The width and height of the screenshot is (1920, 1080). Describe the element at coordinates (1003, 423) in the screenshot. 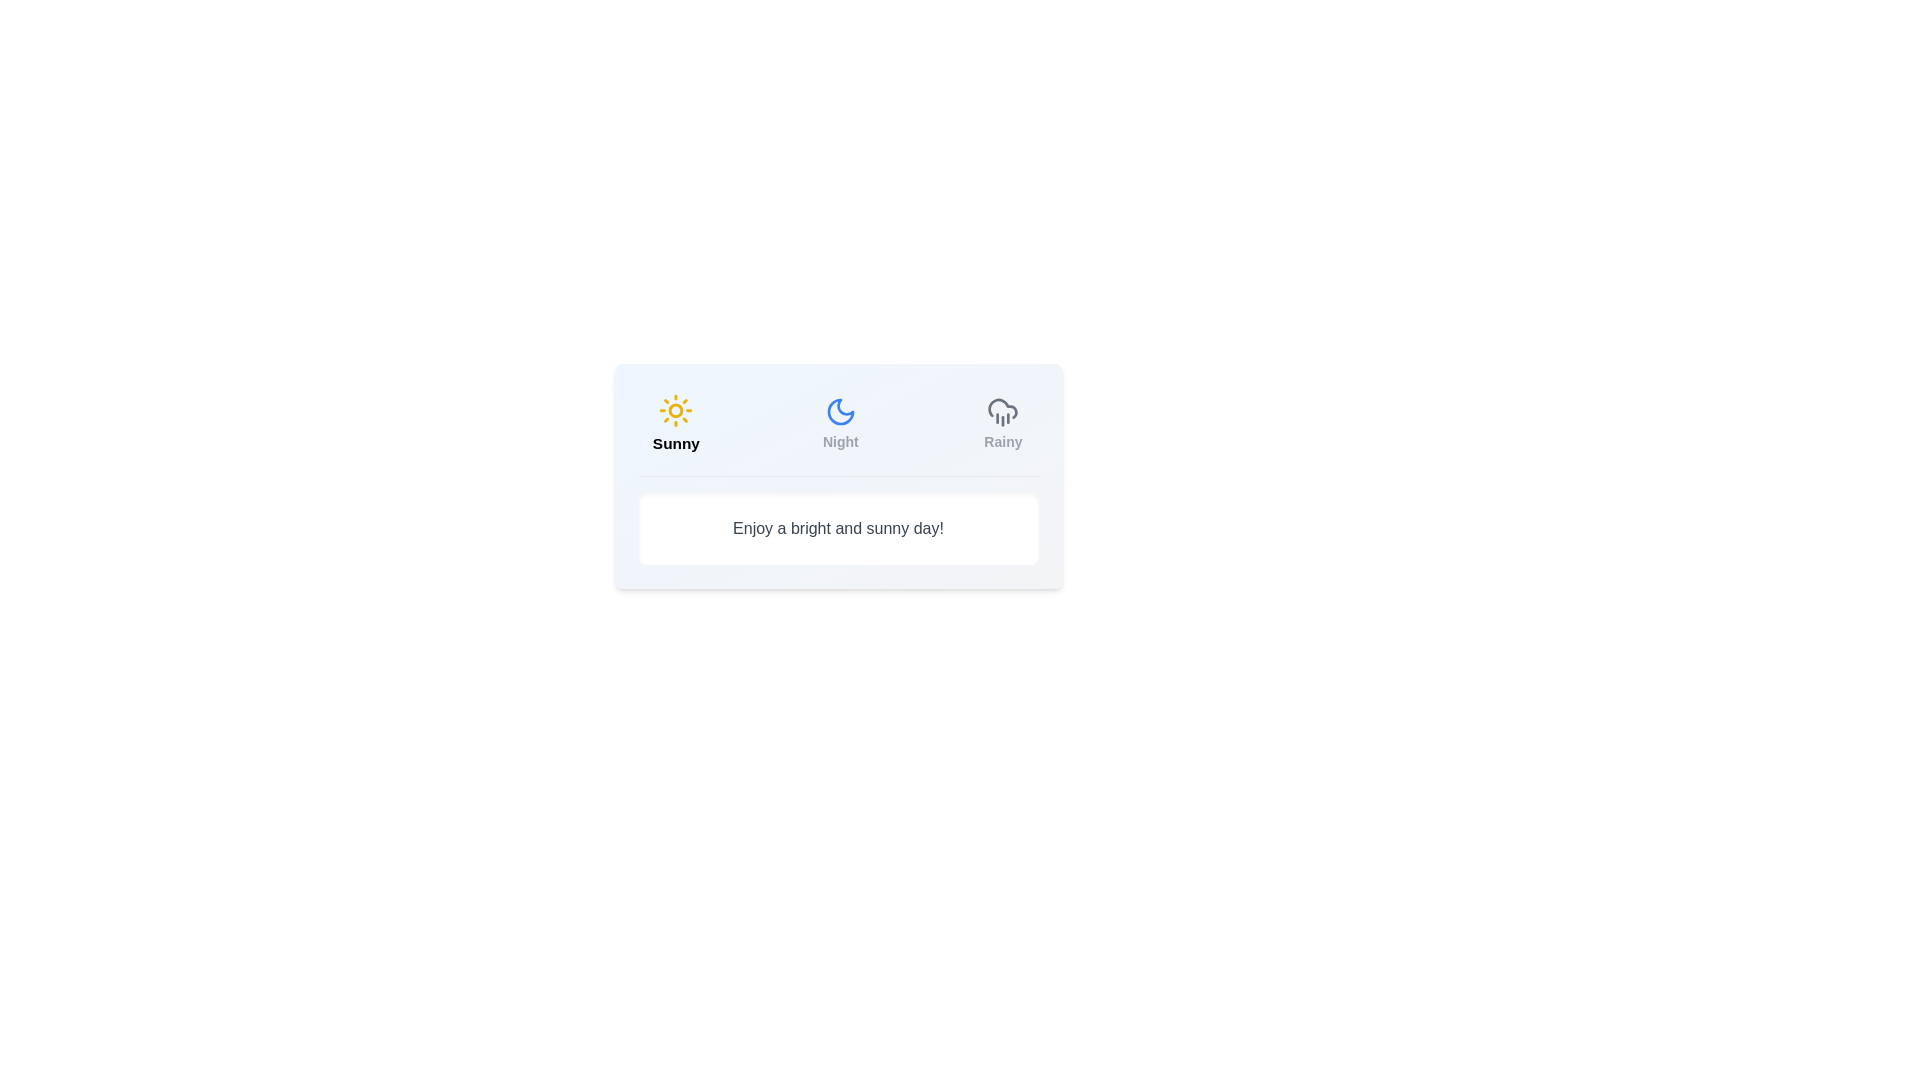

I see `the Rainy tab by clicking on its respective button` at that location.